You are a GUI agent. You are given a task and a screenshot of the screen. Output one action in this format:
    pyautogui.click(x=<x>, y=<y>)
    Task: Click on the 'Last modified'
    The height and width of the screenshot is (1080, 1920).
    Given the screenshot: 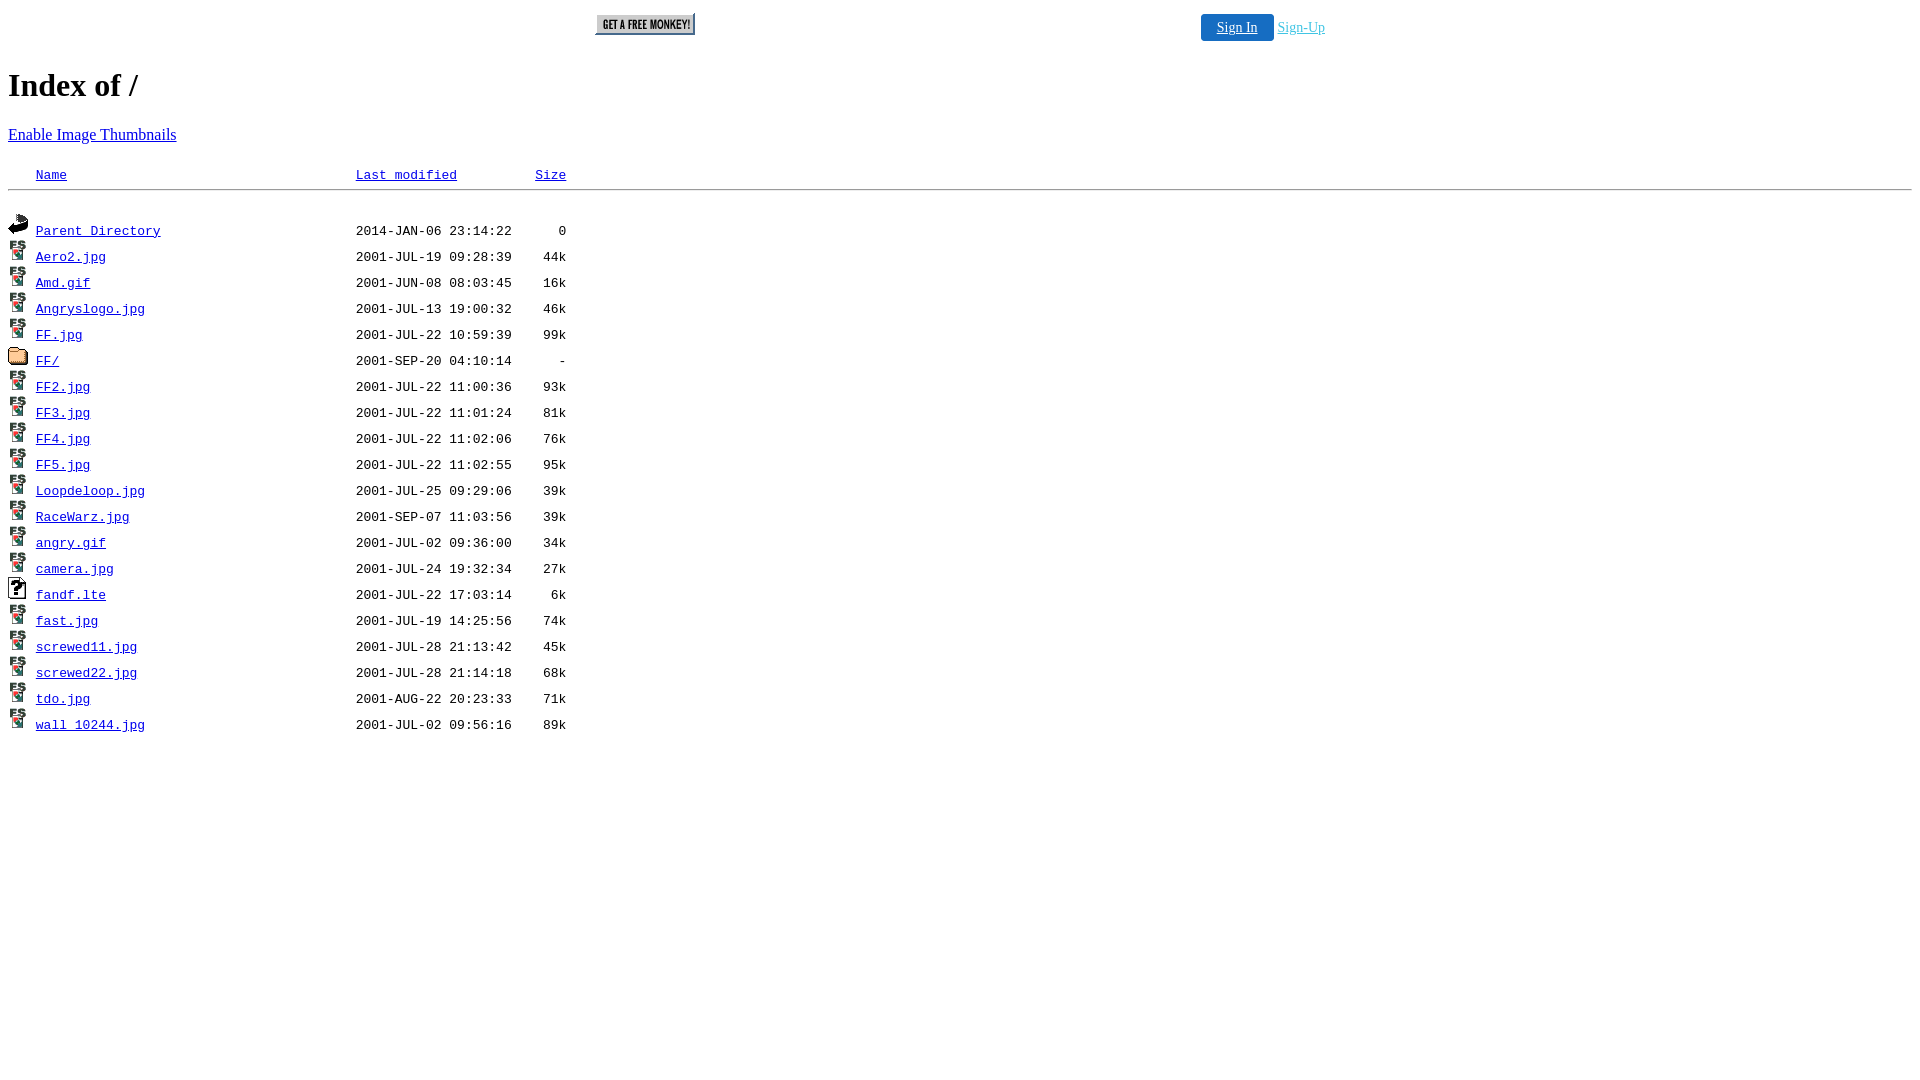 What is the action you would take?
    pyautogui.click(x=405, y=174)
    